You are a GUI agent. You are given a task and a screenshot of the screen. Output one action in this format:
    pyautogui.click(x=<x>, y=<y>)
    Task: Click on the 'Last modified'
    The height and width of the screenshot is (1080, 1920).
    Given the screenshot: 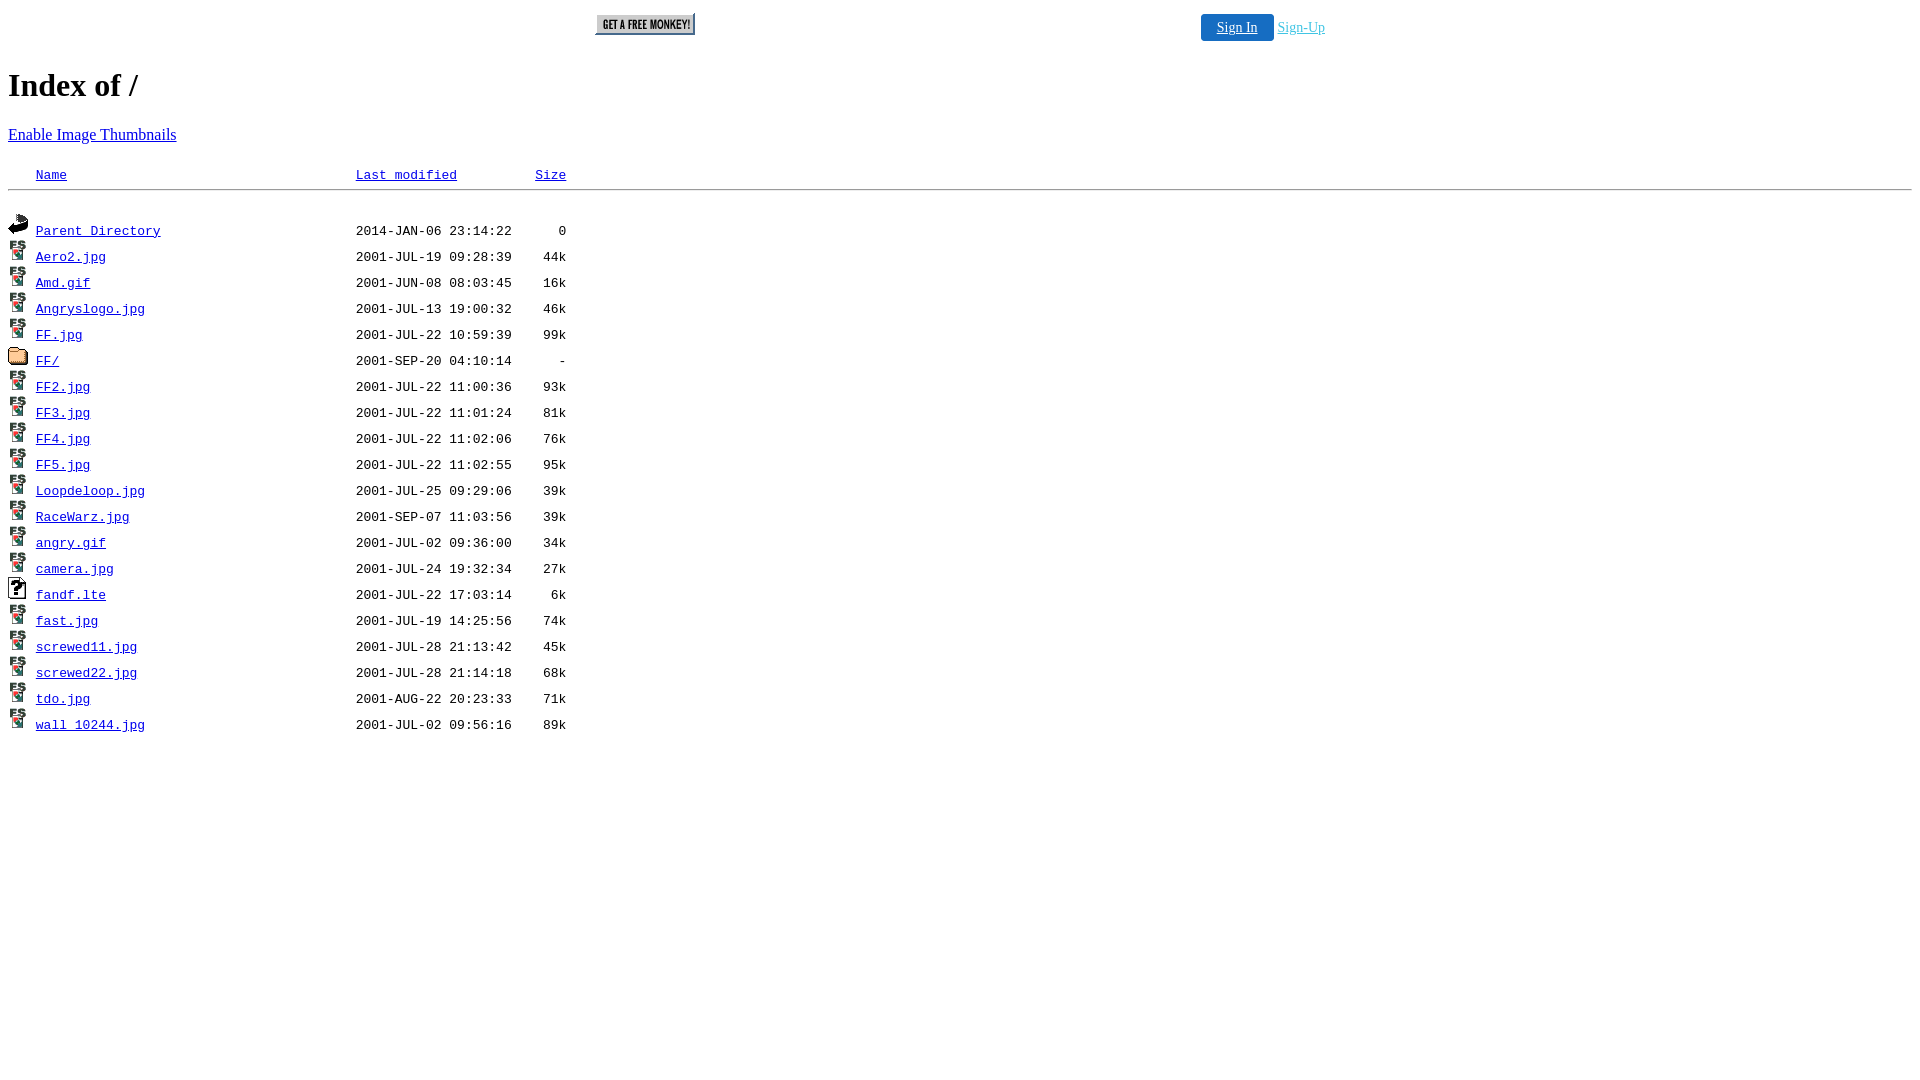 What is the action you would take?
    pyautogui.click(x=405, y=174)
    